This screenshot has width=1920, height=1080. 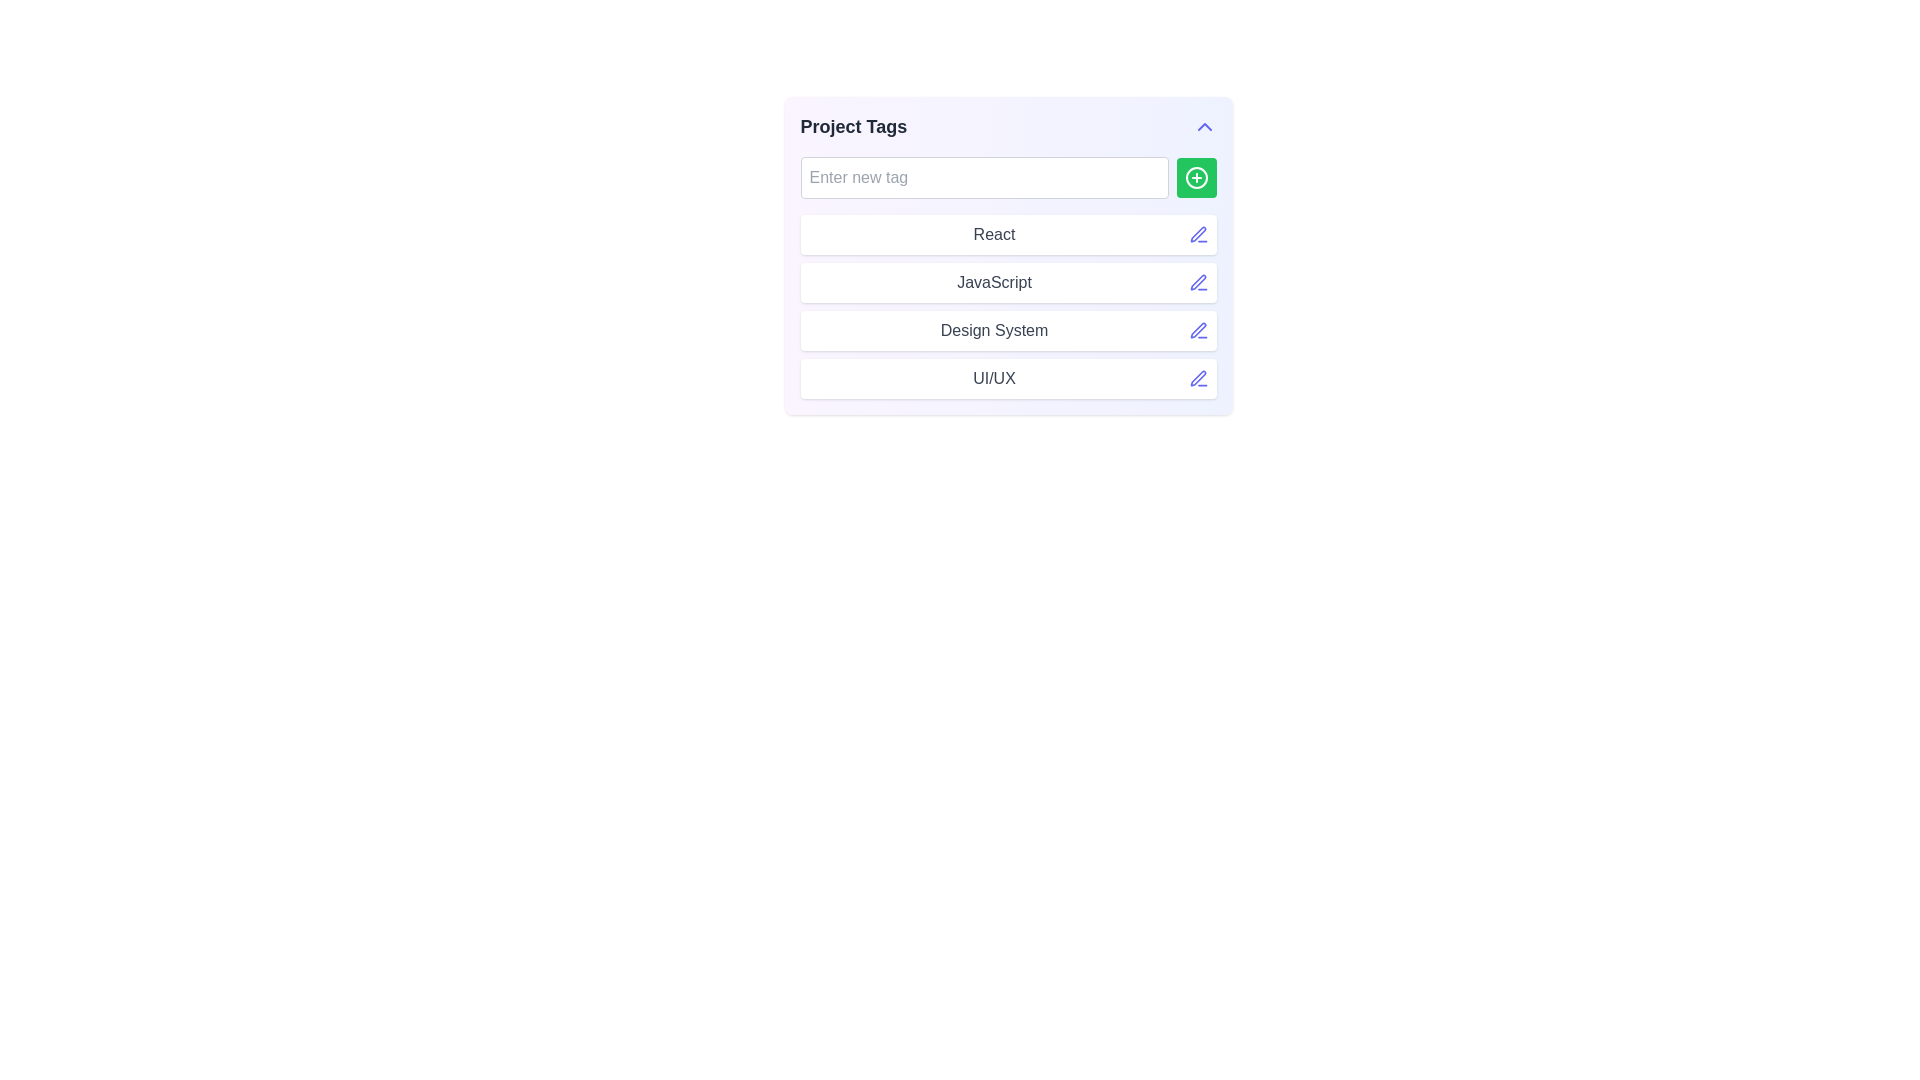 What do you see at coordinates (1008, 234) in the screenshot?
I see `the 'React' tag` at bounding box center [1008, 234].